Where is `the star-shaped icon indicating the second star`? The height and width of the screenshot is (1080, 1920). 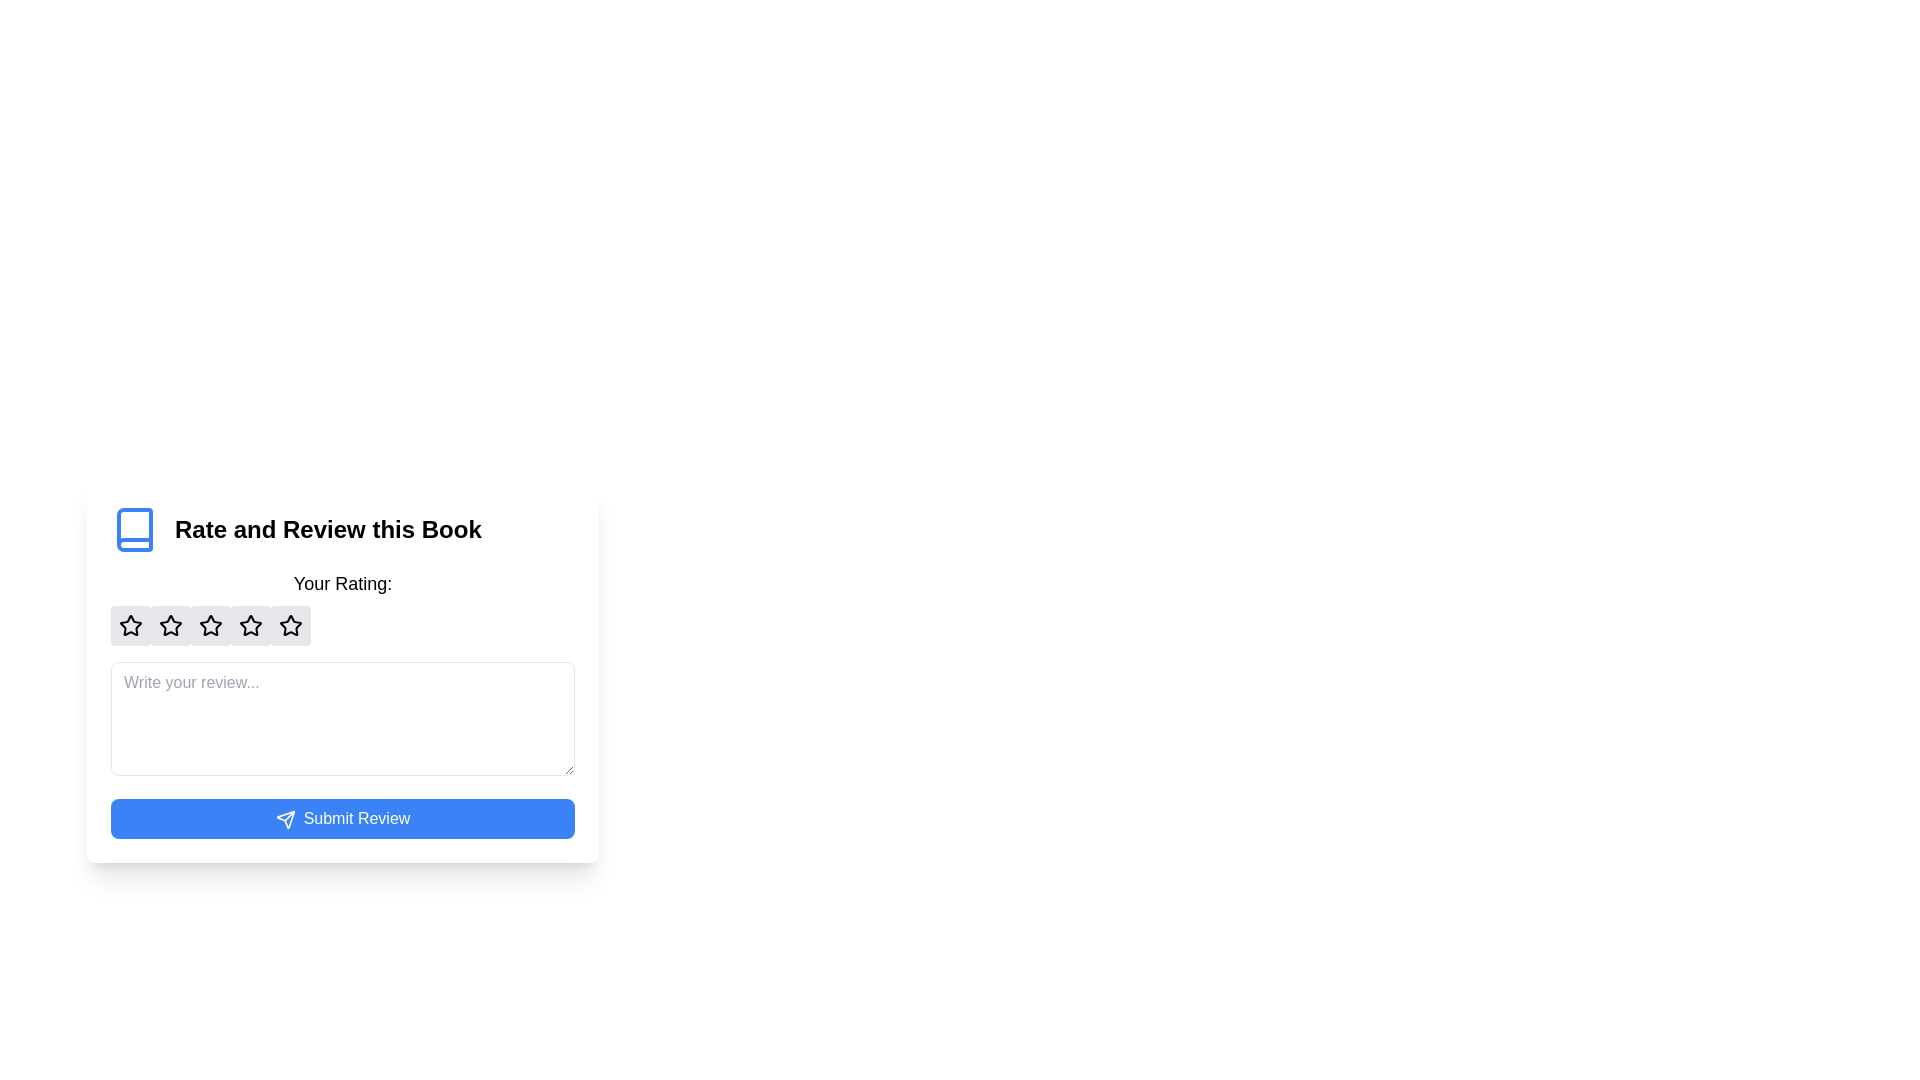
the star-shaped icon indicating the second star is located at coordinates (249, 624).